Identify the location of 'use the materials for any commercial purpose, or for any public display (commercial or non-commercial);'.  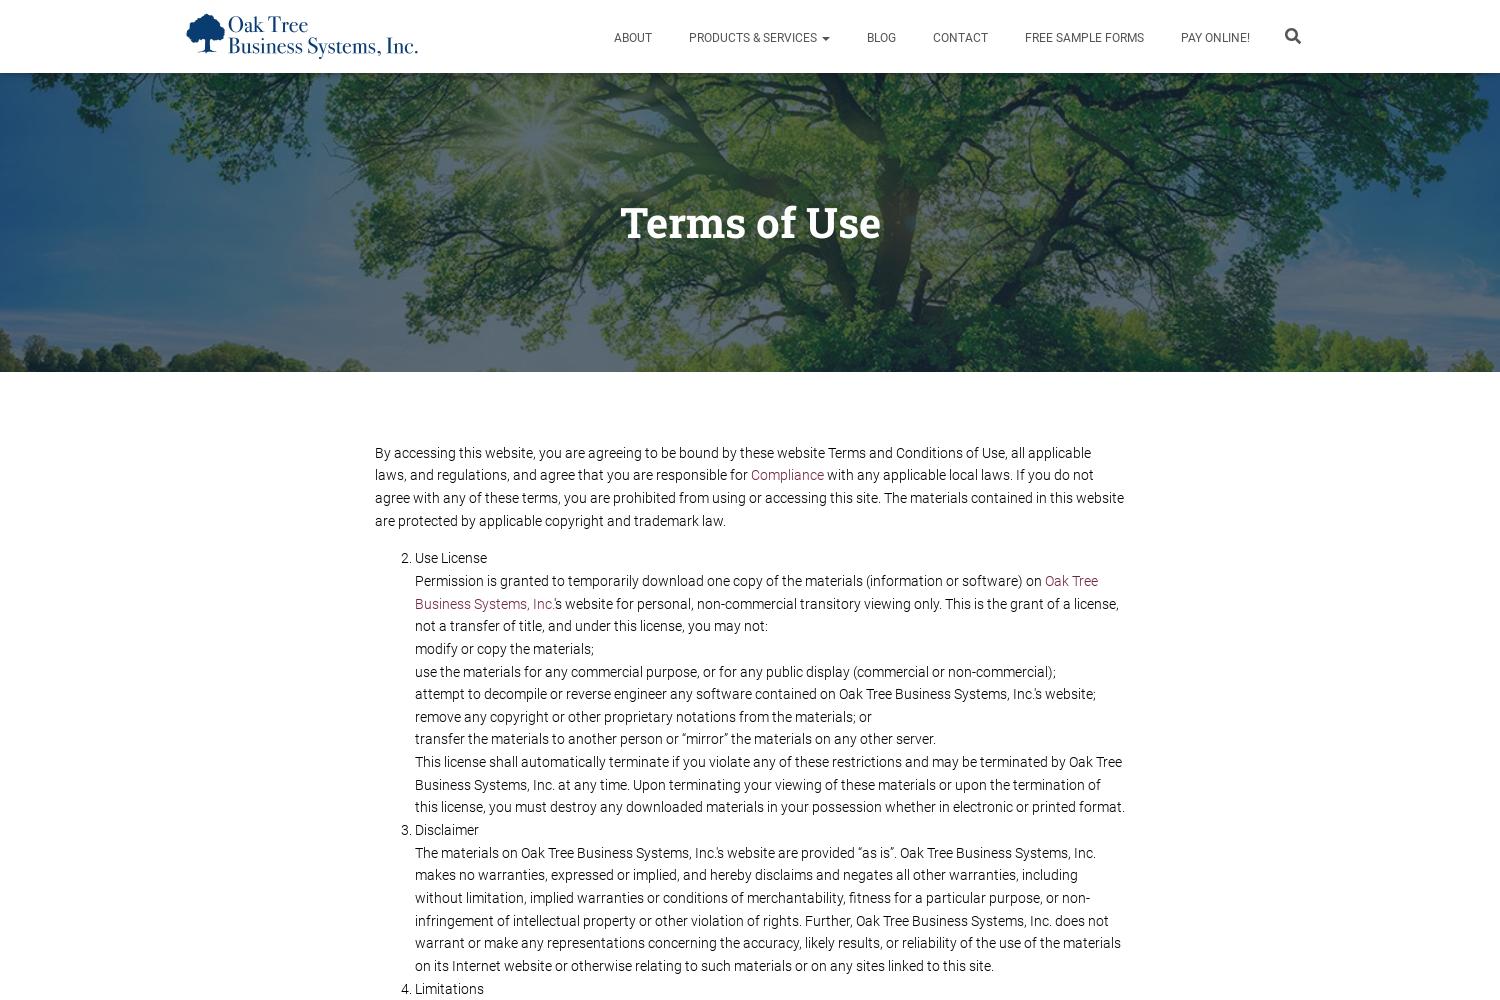
(734, 671).